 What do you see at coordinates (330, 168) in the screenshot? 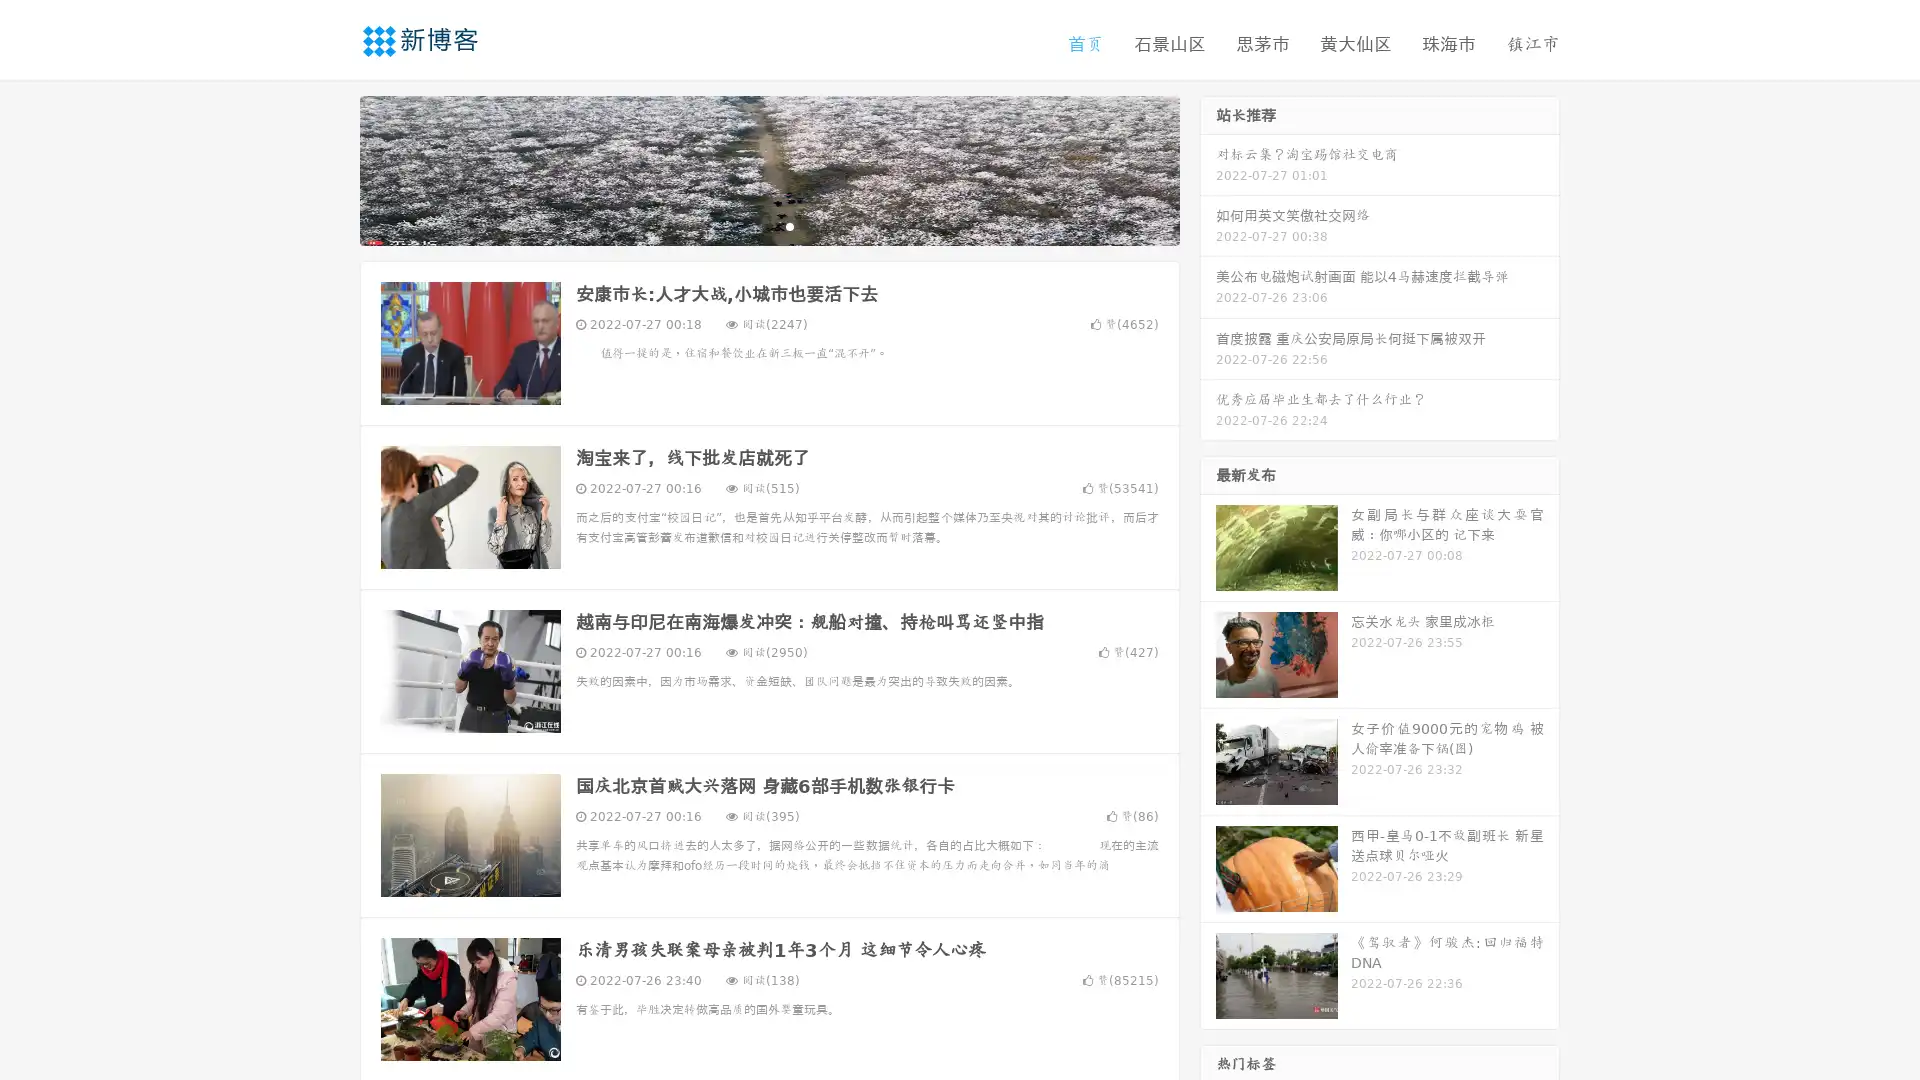
I see `Previous slide` at bounding box center [330, 168].